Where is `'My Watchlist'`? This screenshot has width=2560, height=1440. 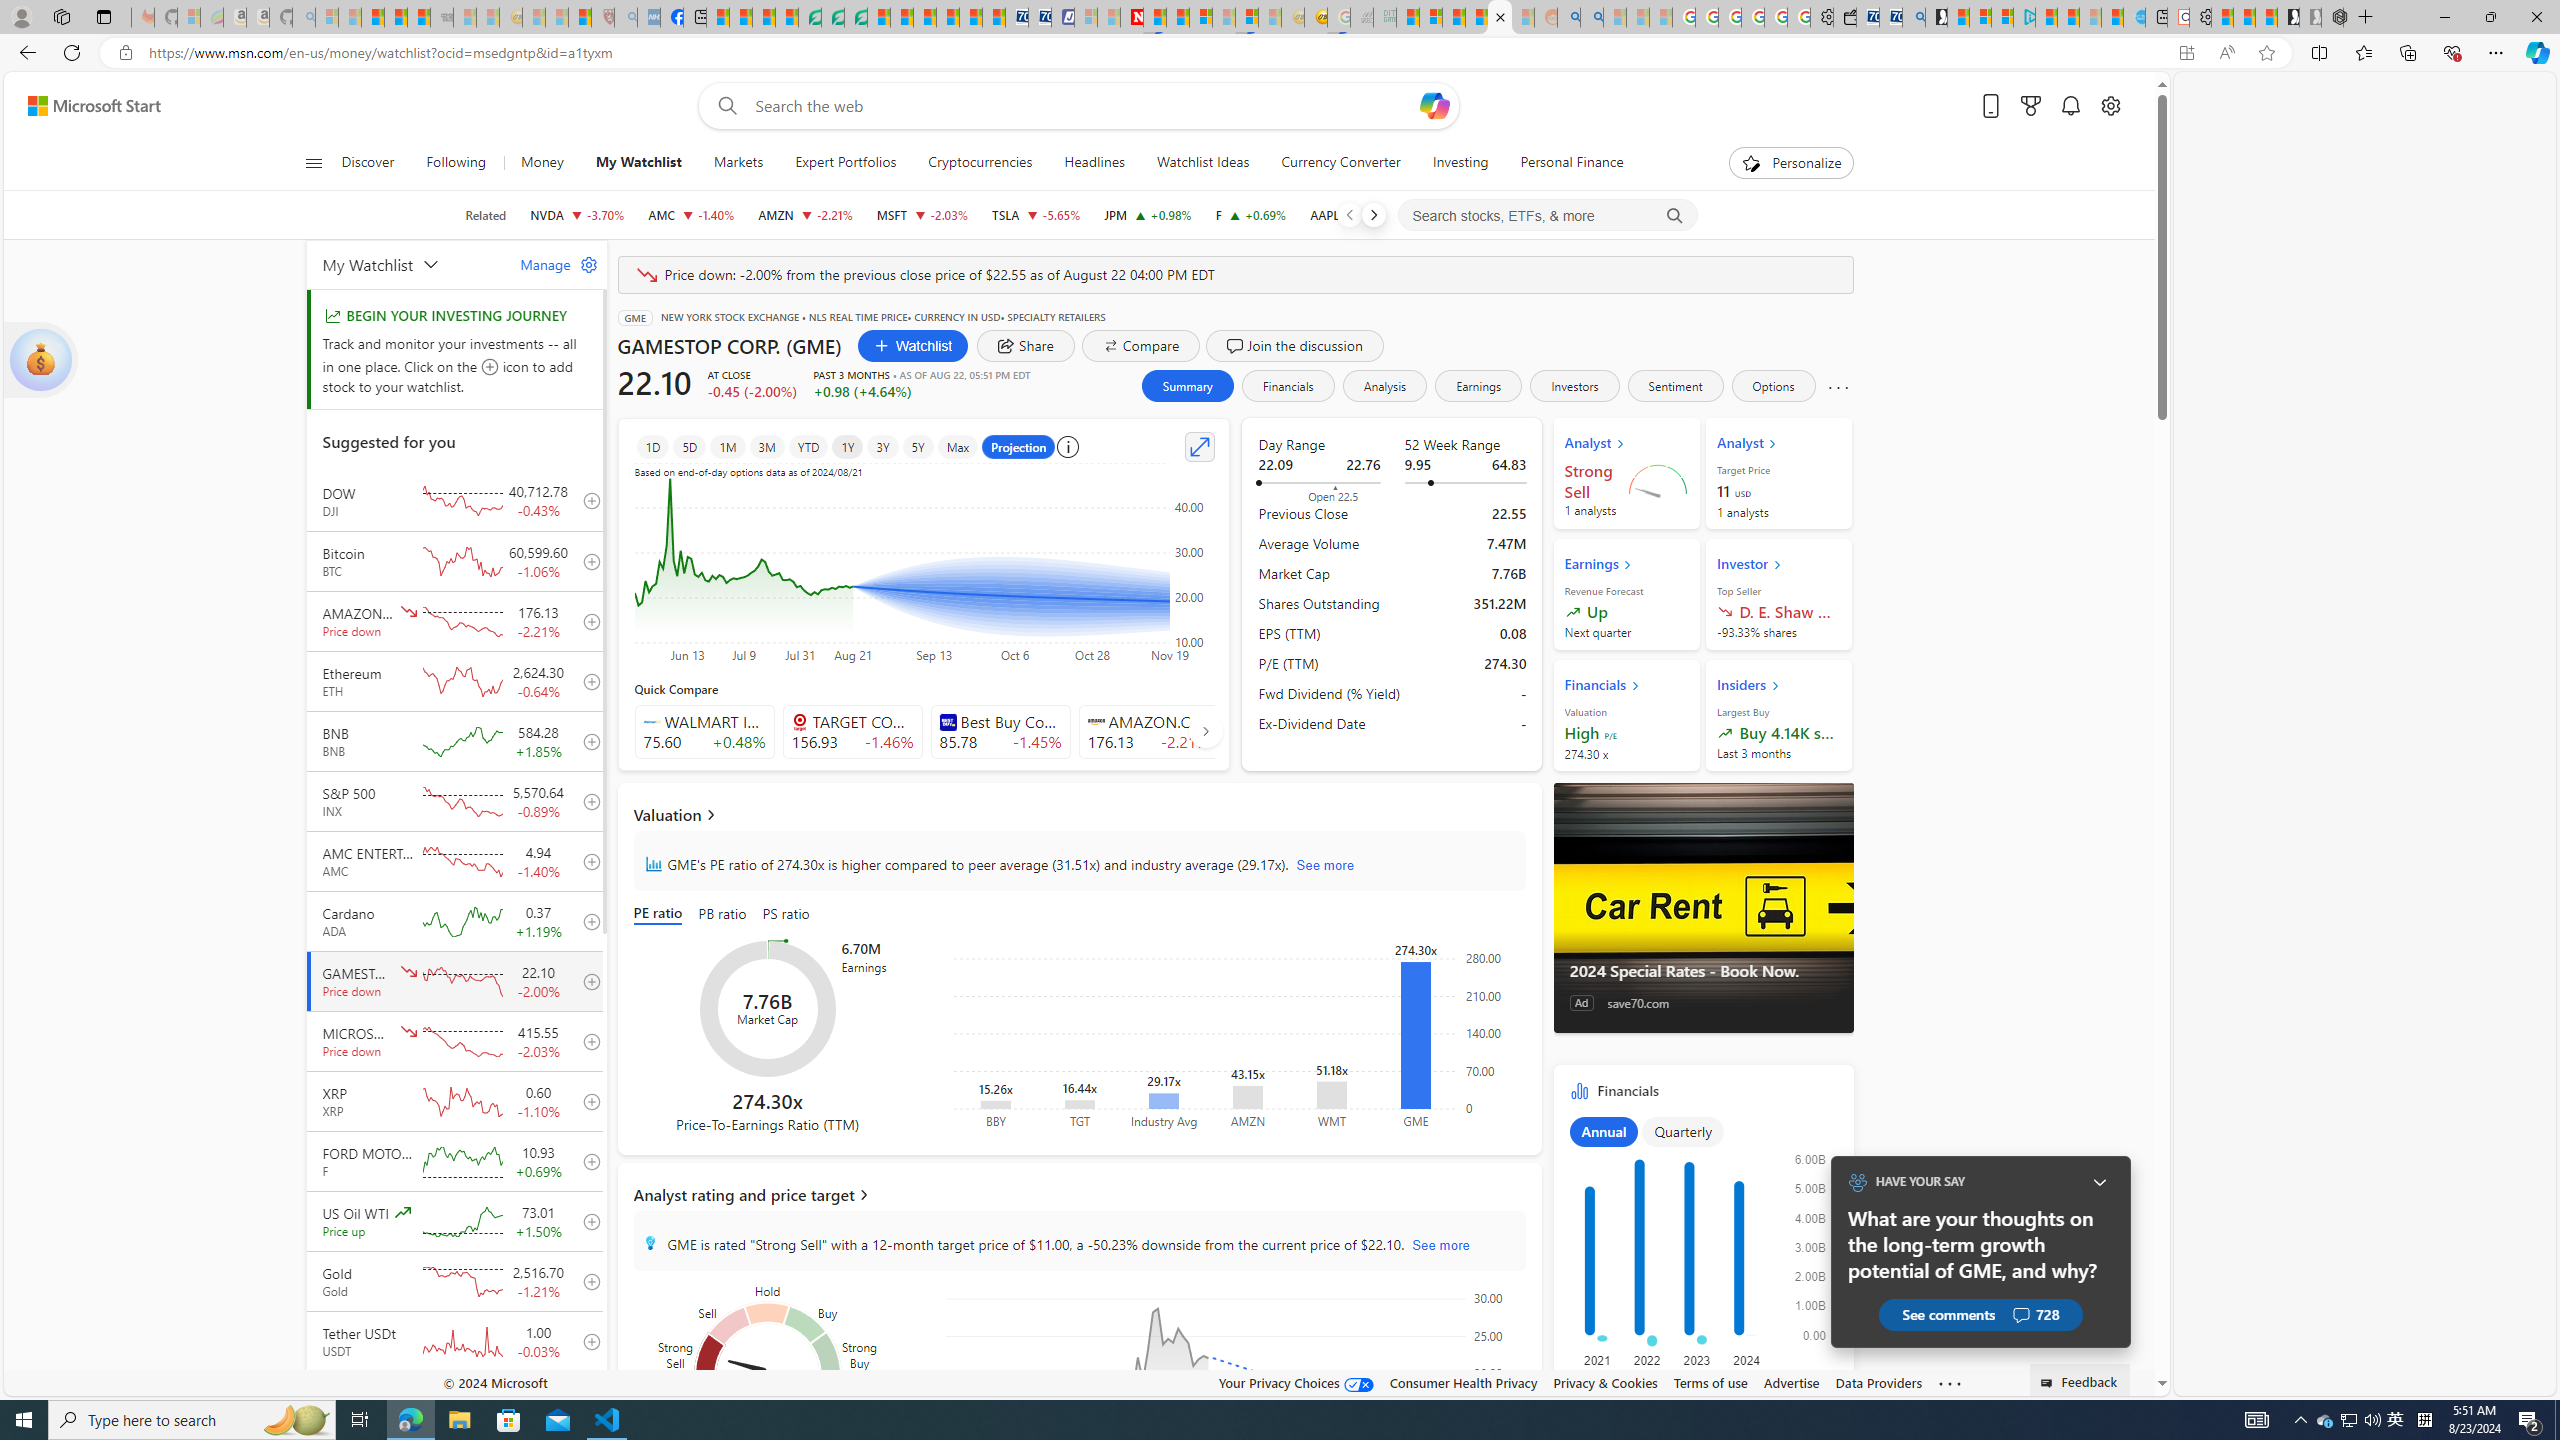
'My Watchlist' is located at coordinates (637, 162).